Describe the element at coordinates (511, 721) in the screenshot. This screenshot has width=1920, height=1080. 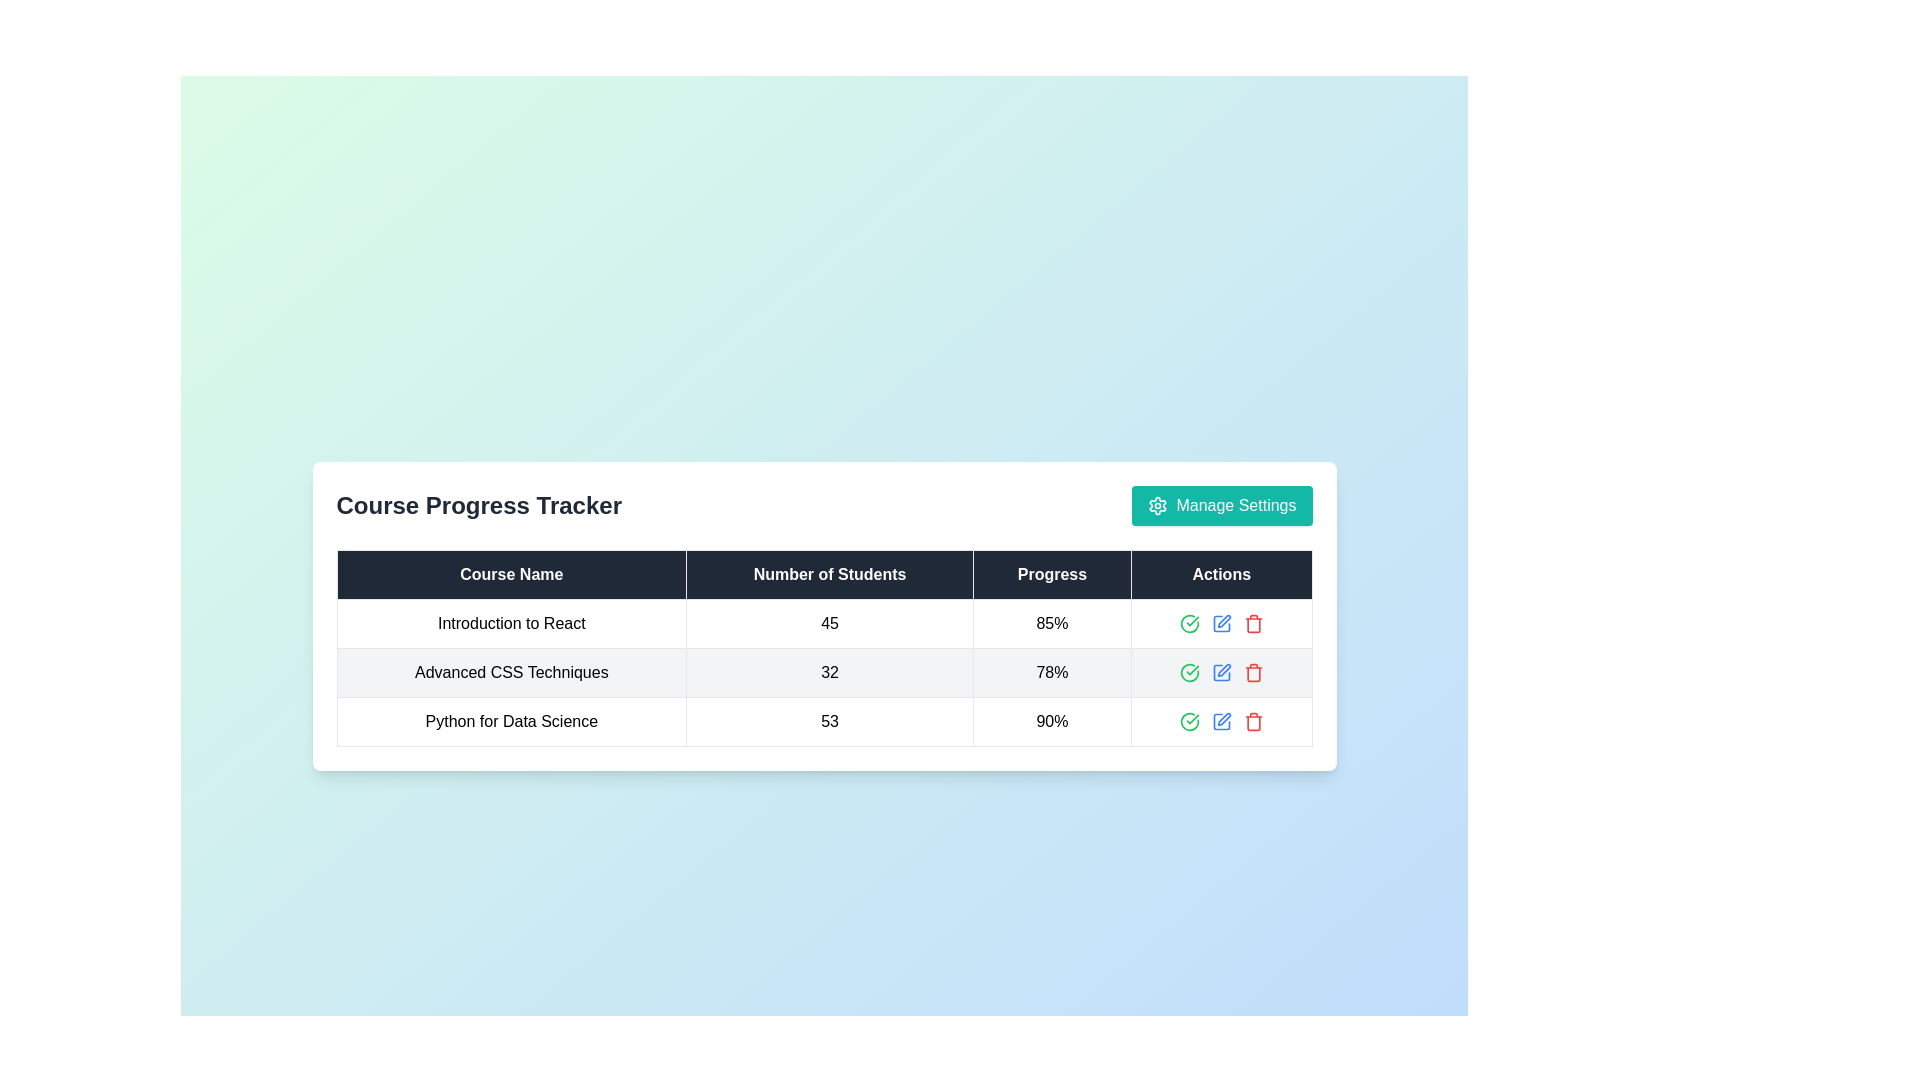
I see `the text label displaying the title 'Python for Data Science' in the 'Course Progress Tracker' table, located in the first cell of the third row under the 'Course Name' column` at that location.